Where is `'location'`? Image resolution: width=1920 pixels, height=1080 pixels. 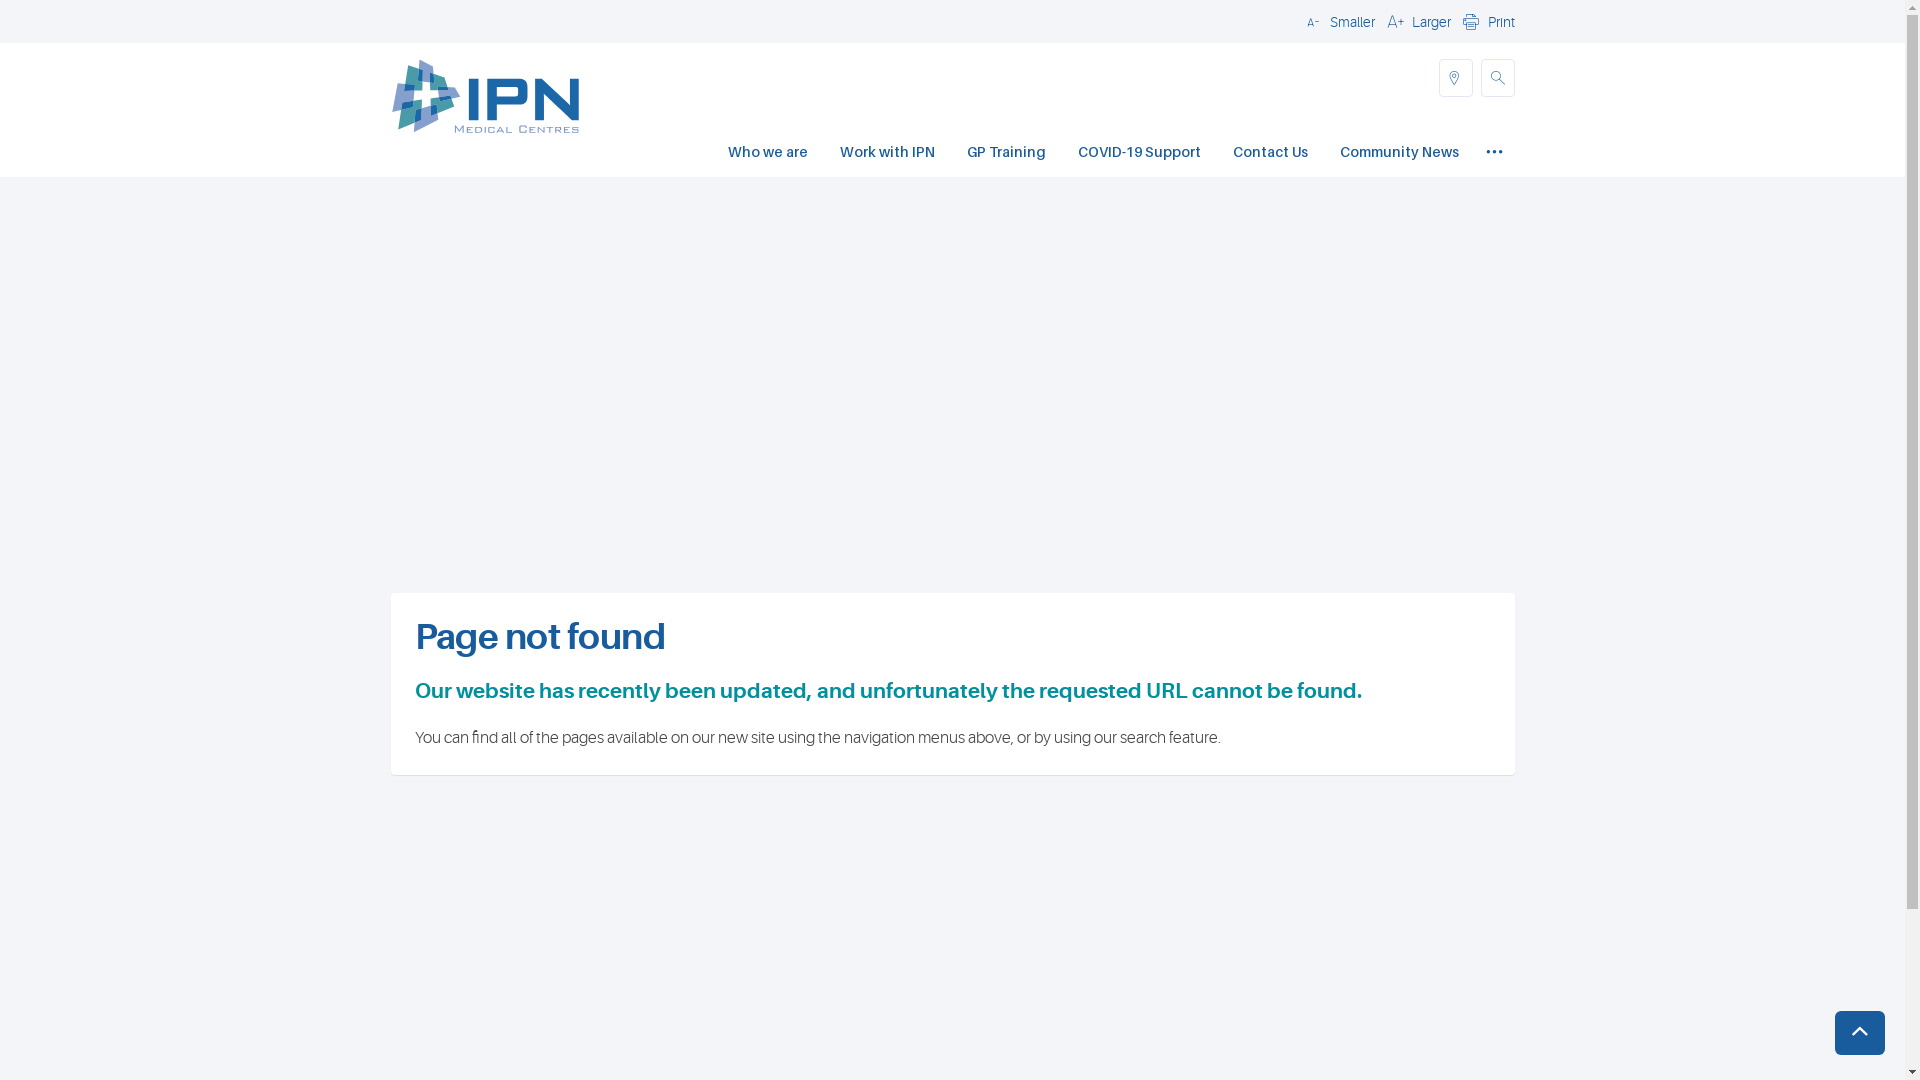
'location' is located at coordinates (1437, 76).